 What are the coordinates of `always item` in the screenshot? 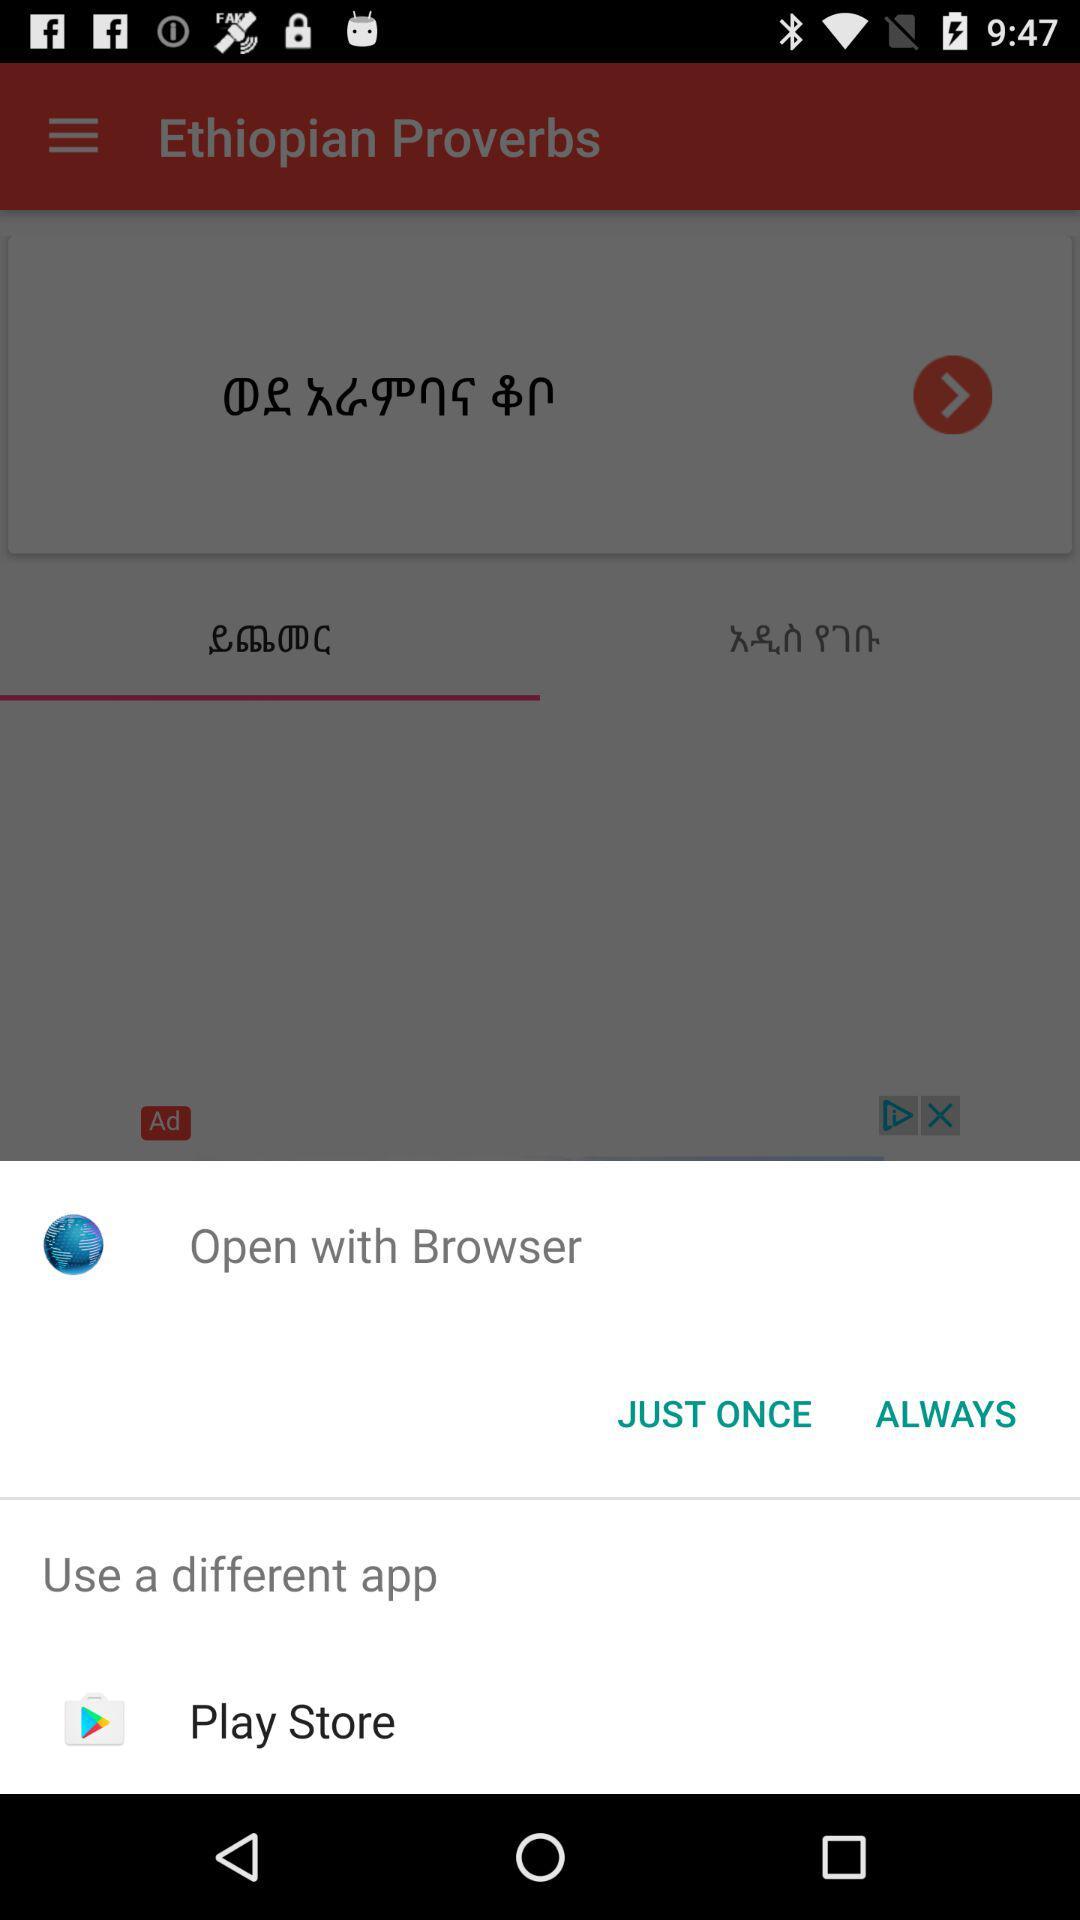 It's located at (945, 1411).